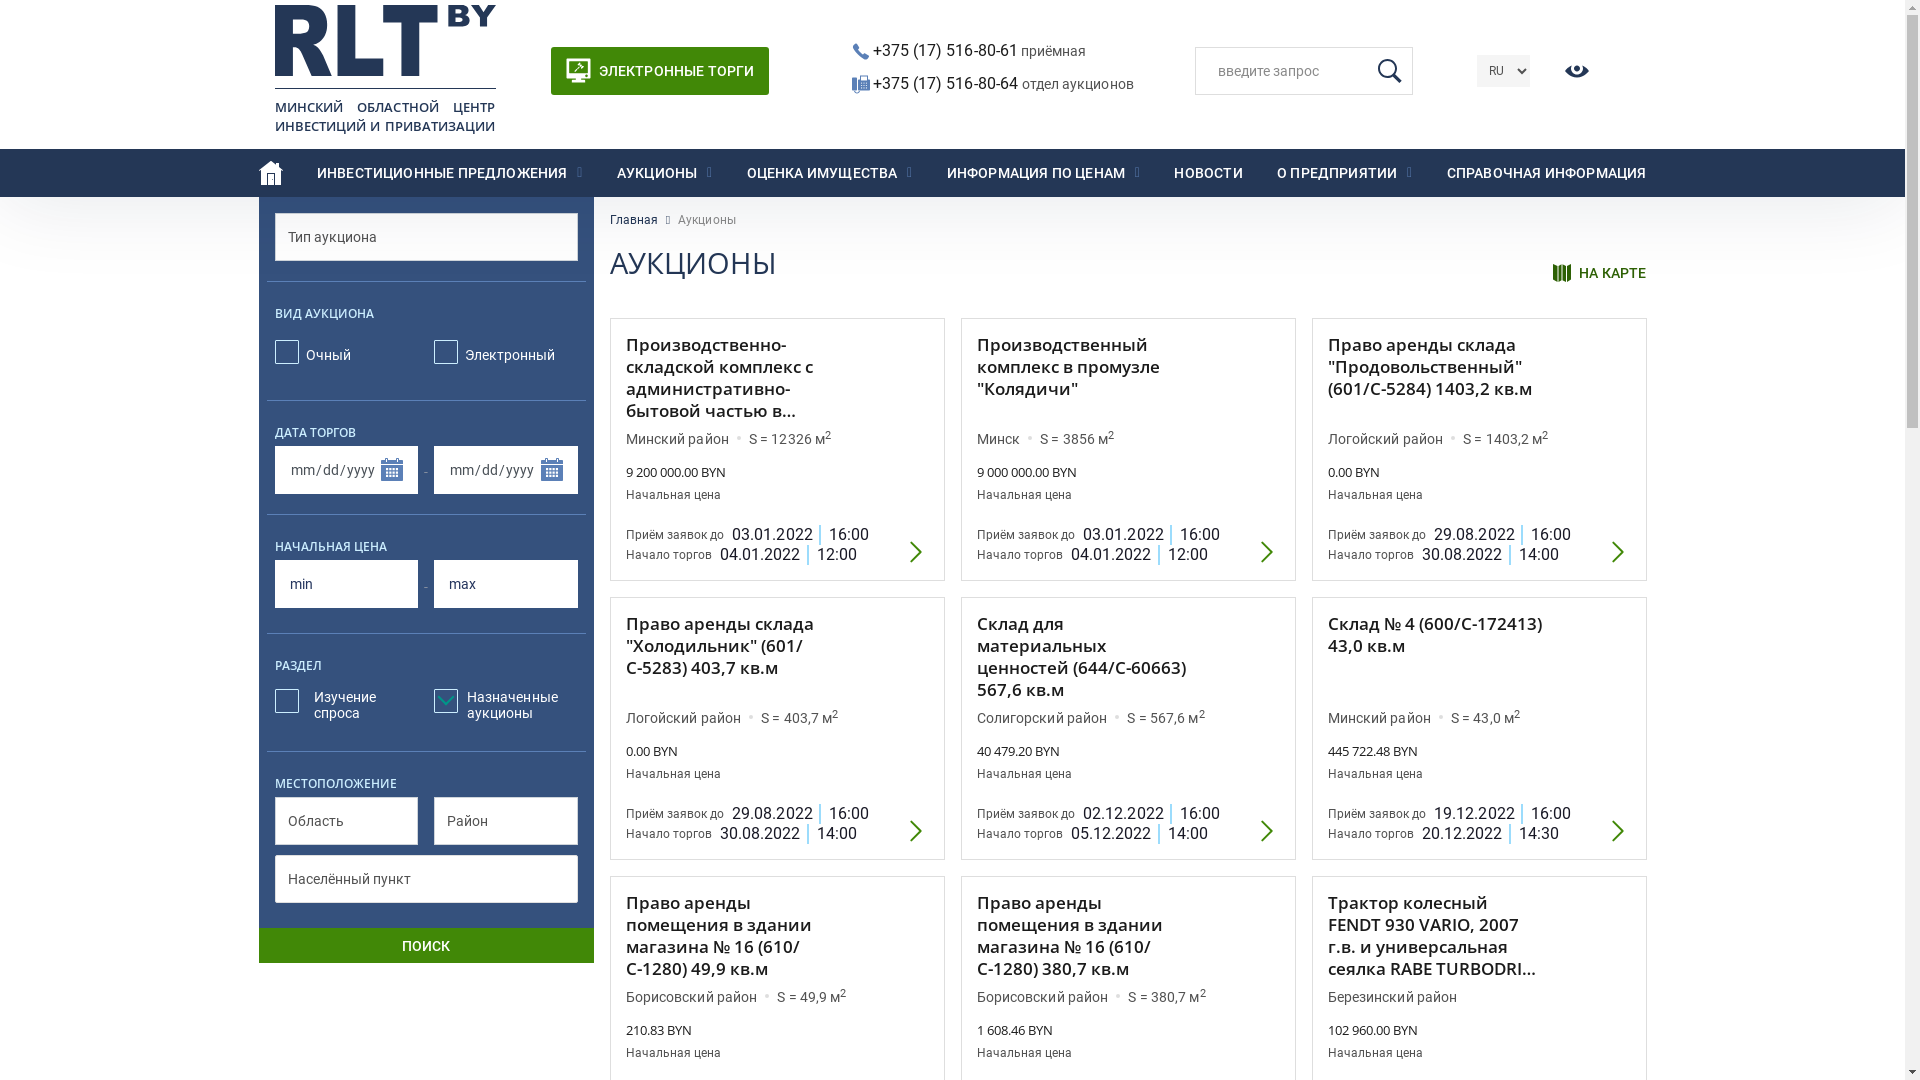 This screenshot has height=1080, width=1920. I want to click on '+375 (17) 516-80-64', so click(945, 82).